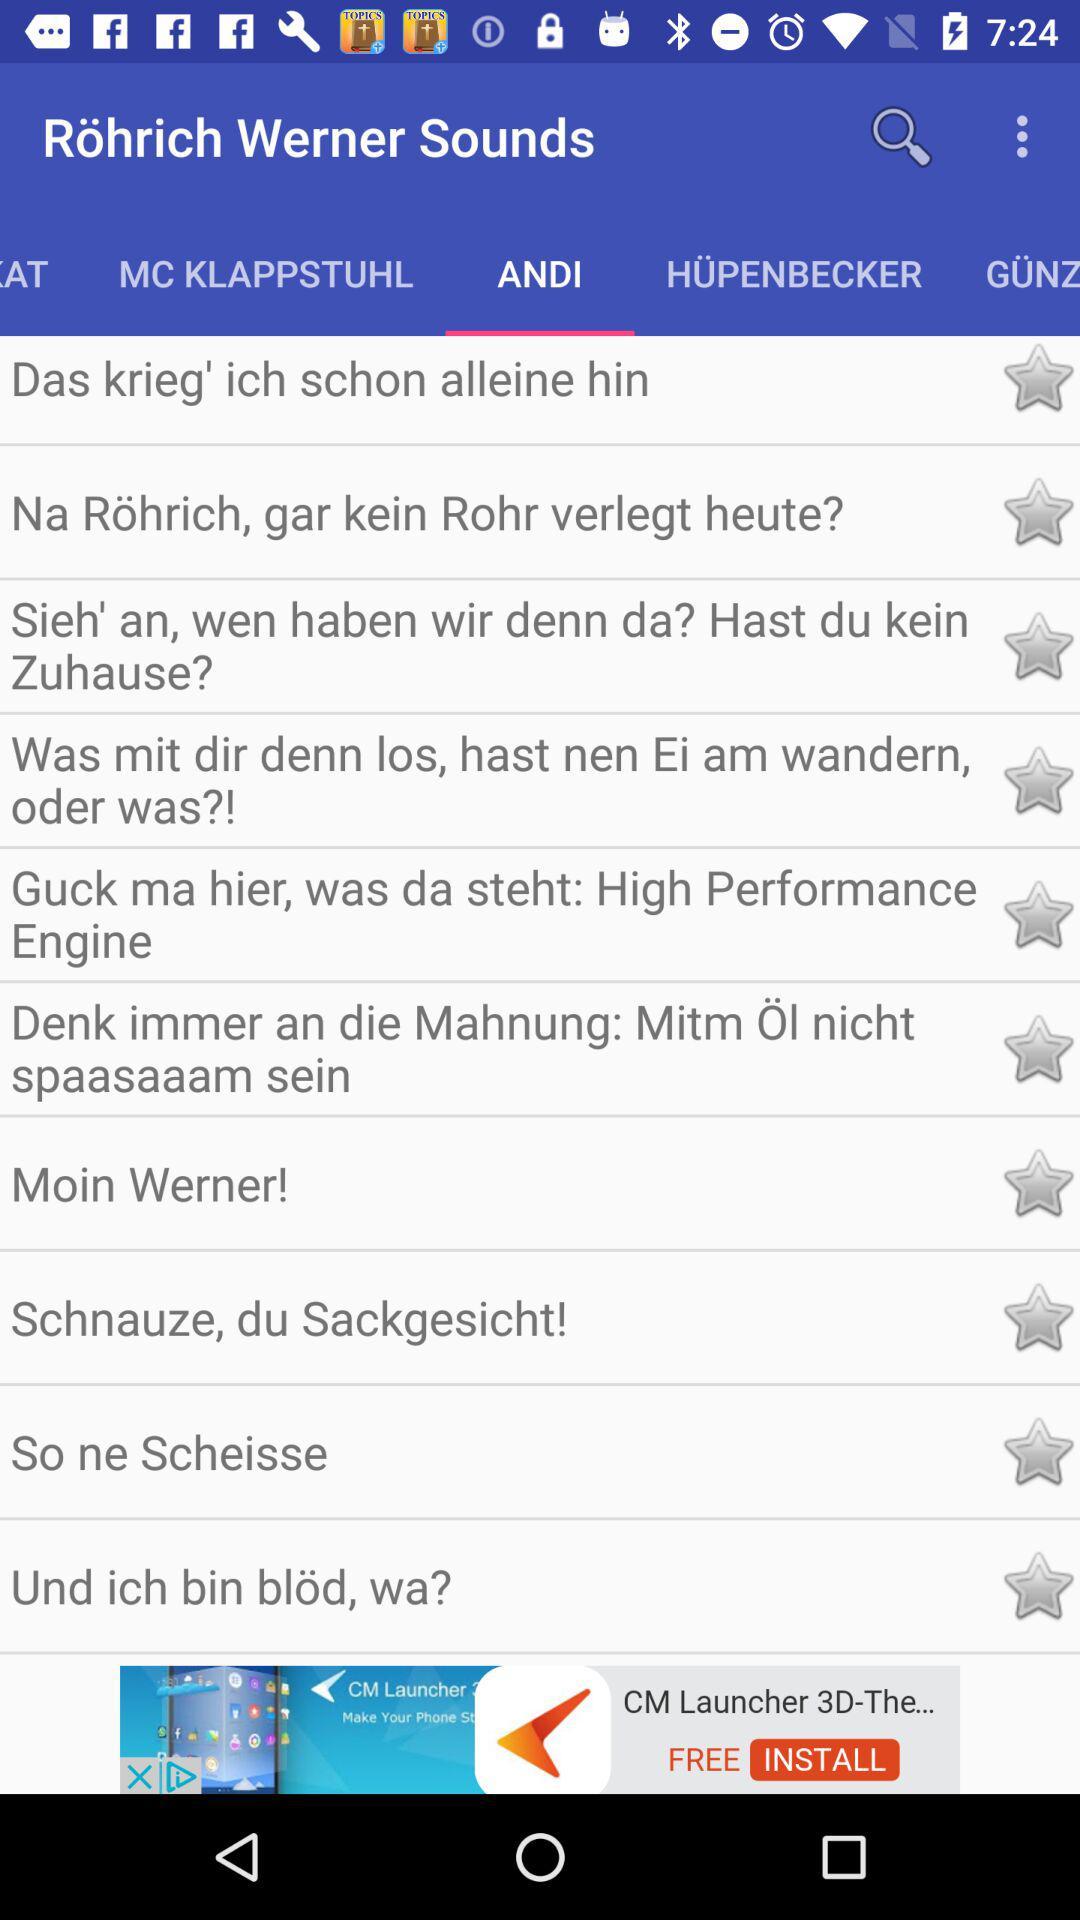  I want to click on this item, so click(1036, 1584).